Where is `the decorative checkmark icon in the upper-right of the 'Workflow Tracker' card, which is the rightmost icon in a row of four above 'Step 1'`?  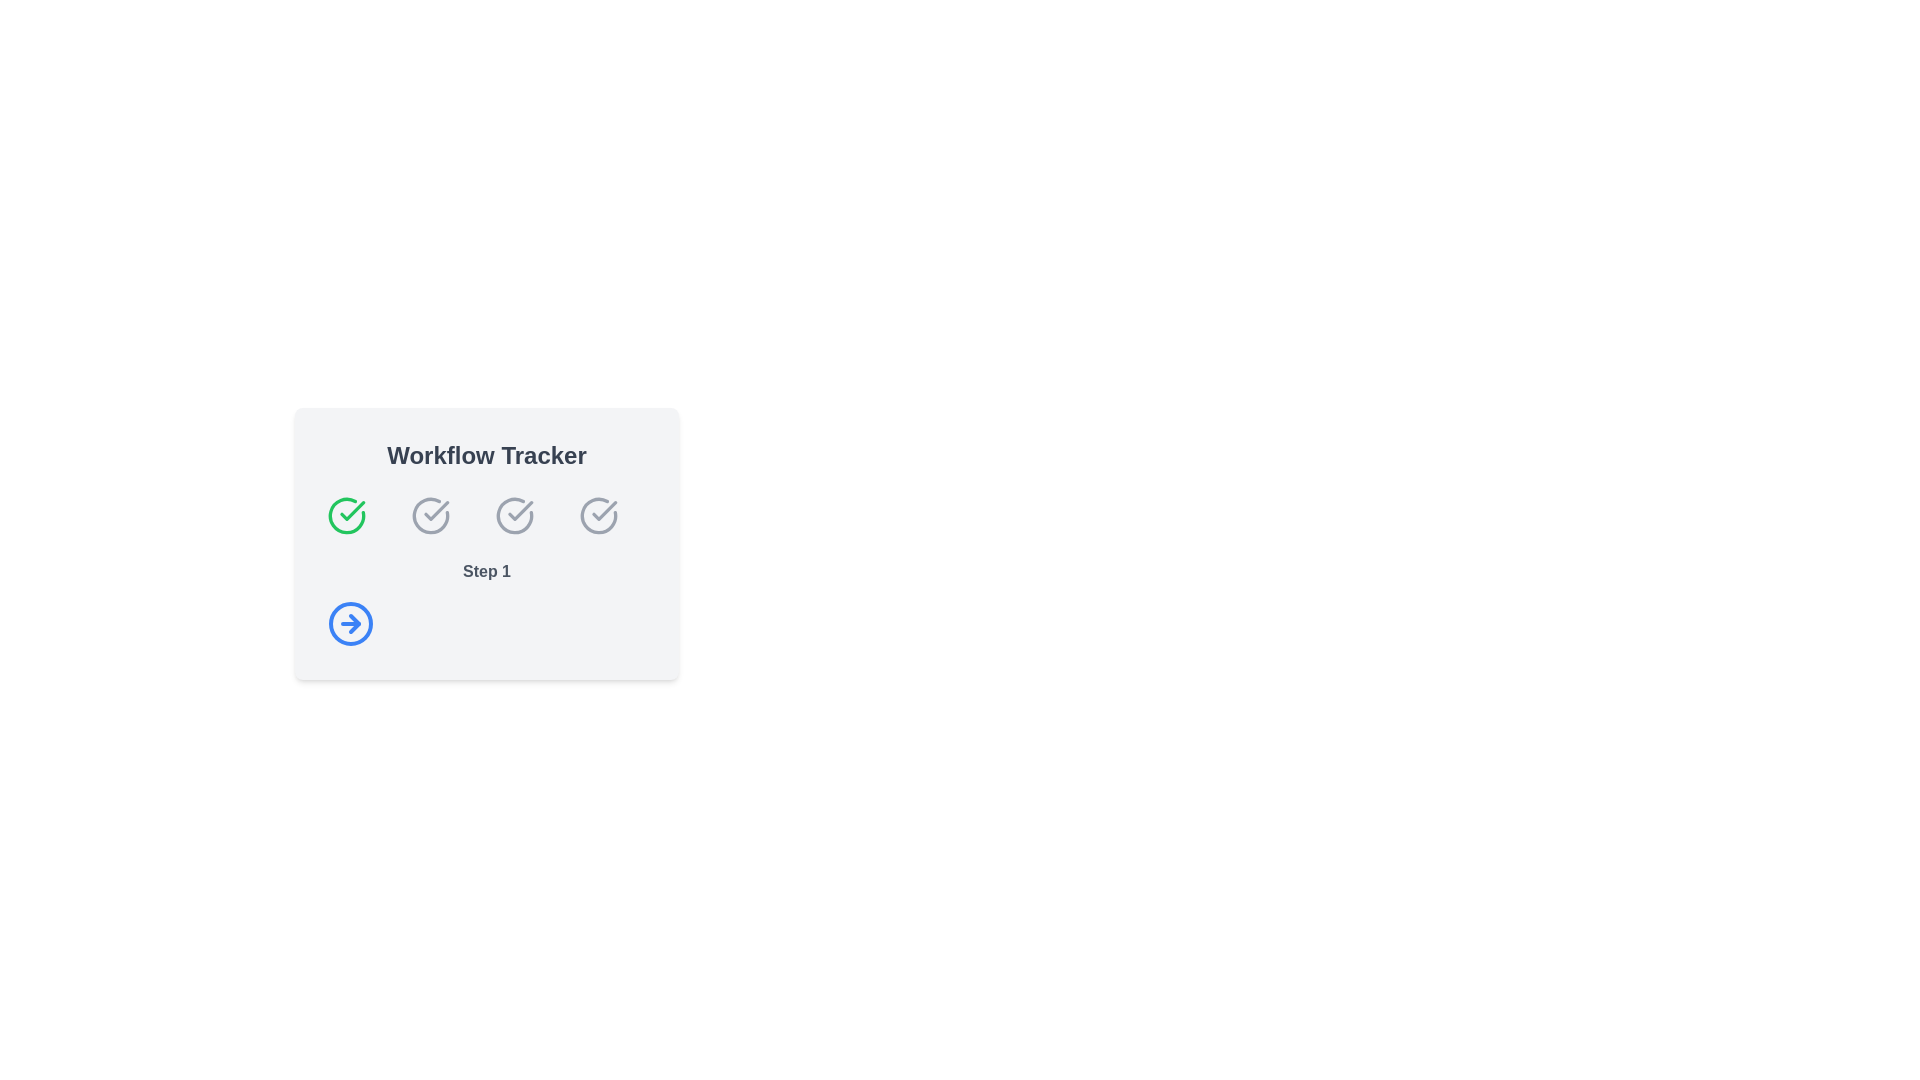 the decorative checkmark icon in the upper-right of the 'Workflow Tracker' card, which is the rightmost icon in a row of four above 'Step 1' is located at coordinates (598, 515).